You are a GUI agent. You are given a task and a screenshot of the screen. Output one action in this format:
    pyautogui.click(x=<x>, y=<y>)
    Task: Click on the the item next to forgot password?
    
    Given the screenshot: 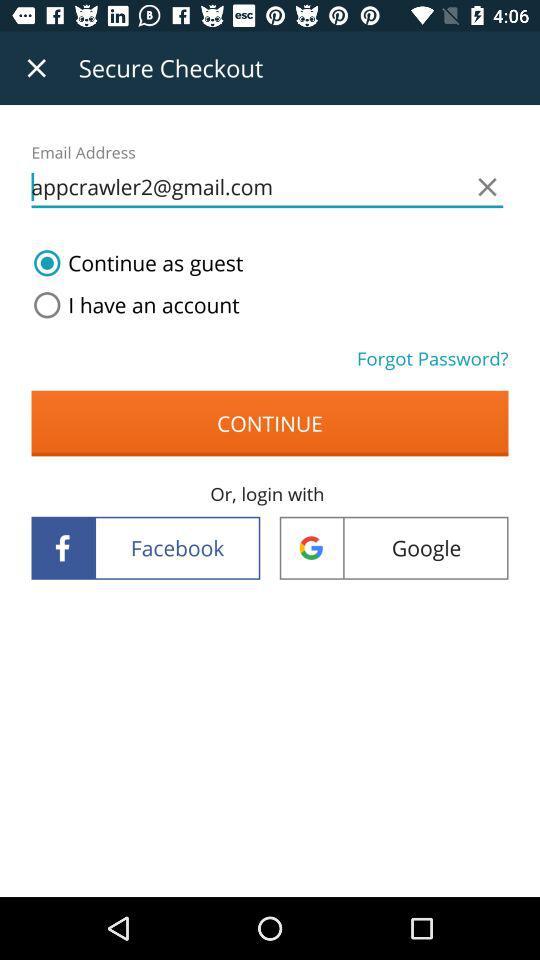 What is the action you would take?
    pyautogui.click(x=132, y=305)
    